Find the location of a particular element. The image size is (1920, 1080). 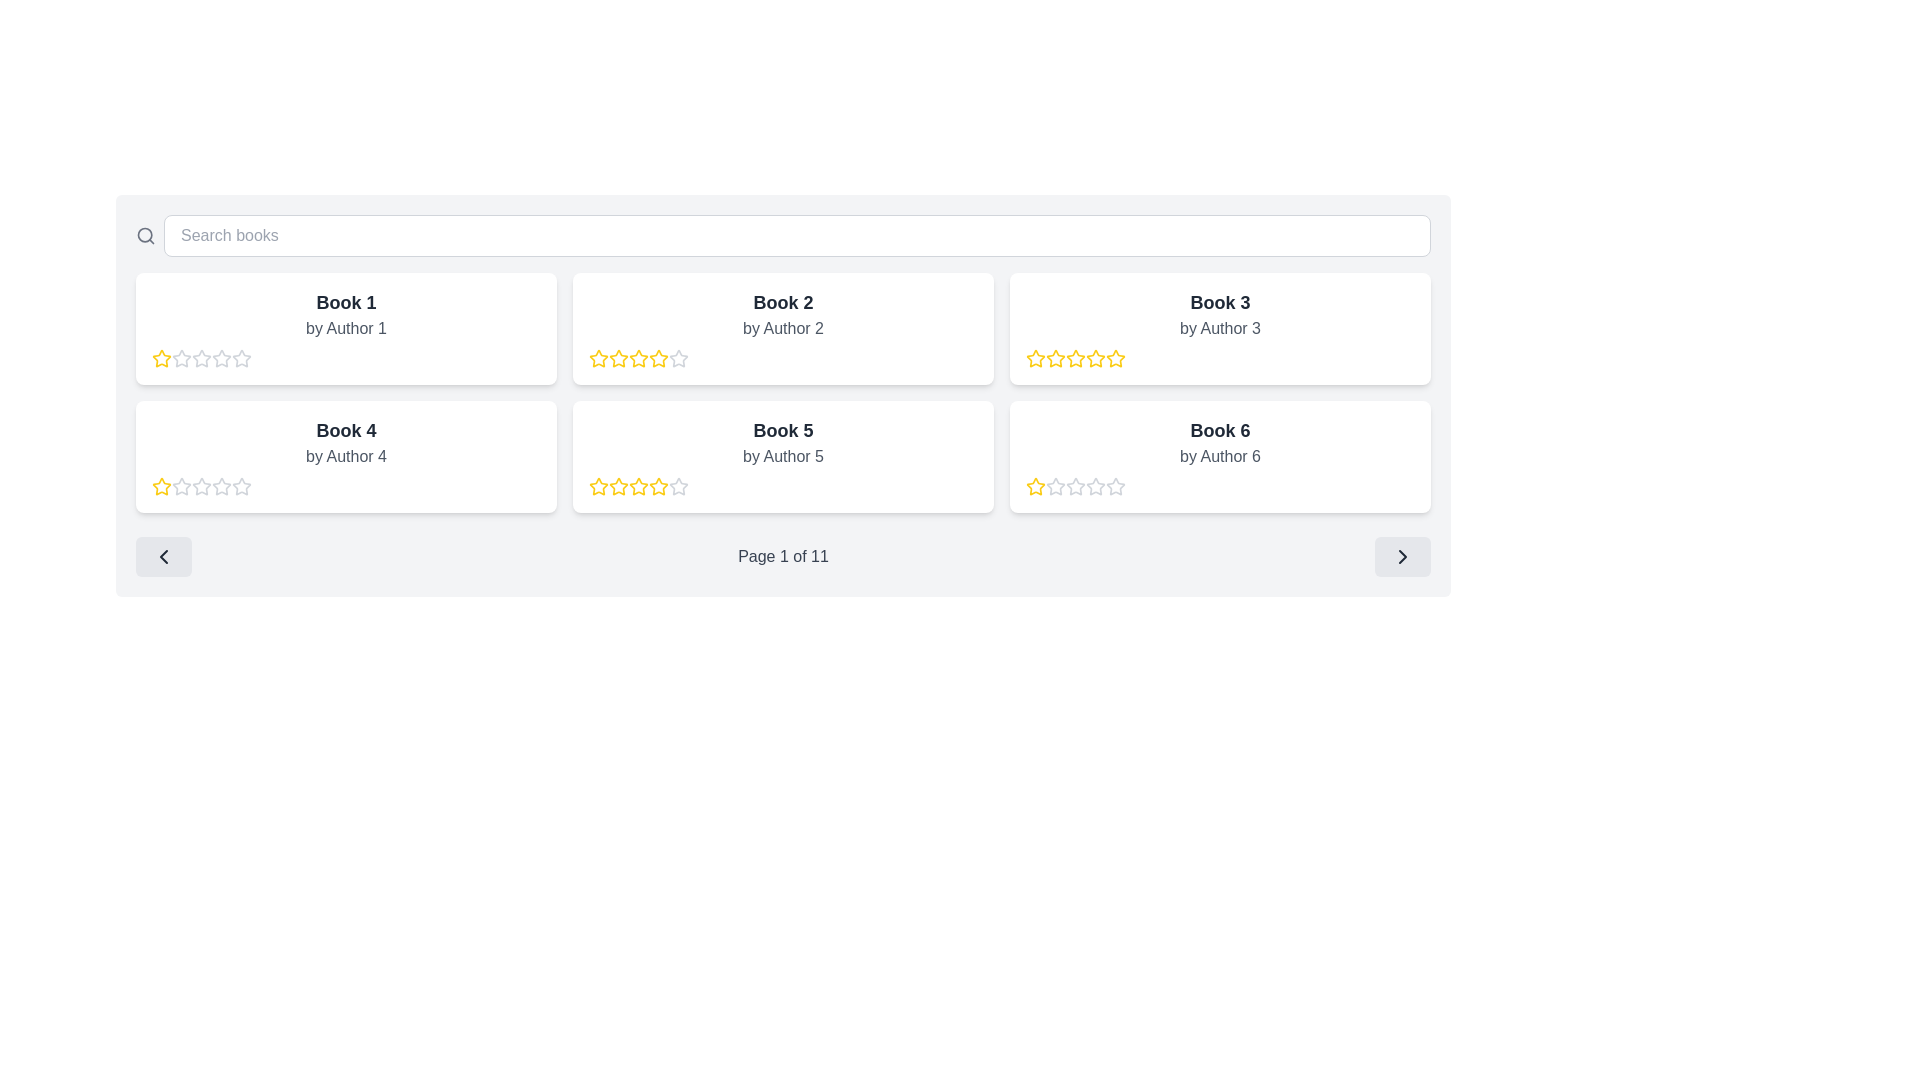

the information card titled 'Book 2' with a white background, rounded corners, and a rating of four yellow stars and one gray star, located in the first row and second column of the grid layout is located at coordinates (782, 327).